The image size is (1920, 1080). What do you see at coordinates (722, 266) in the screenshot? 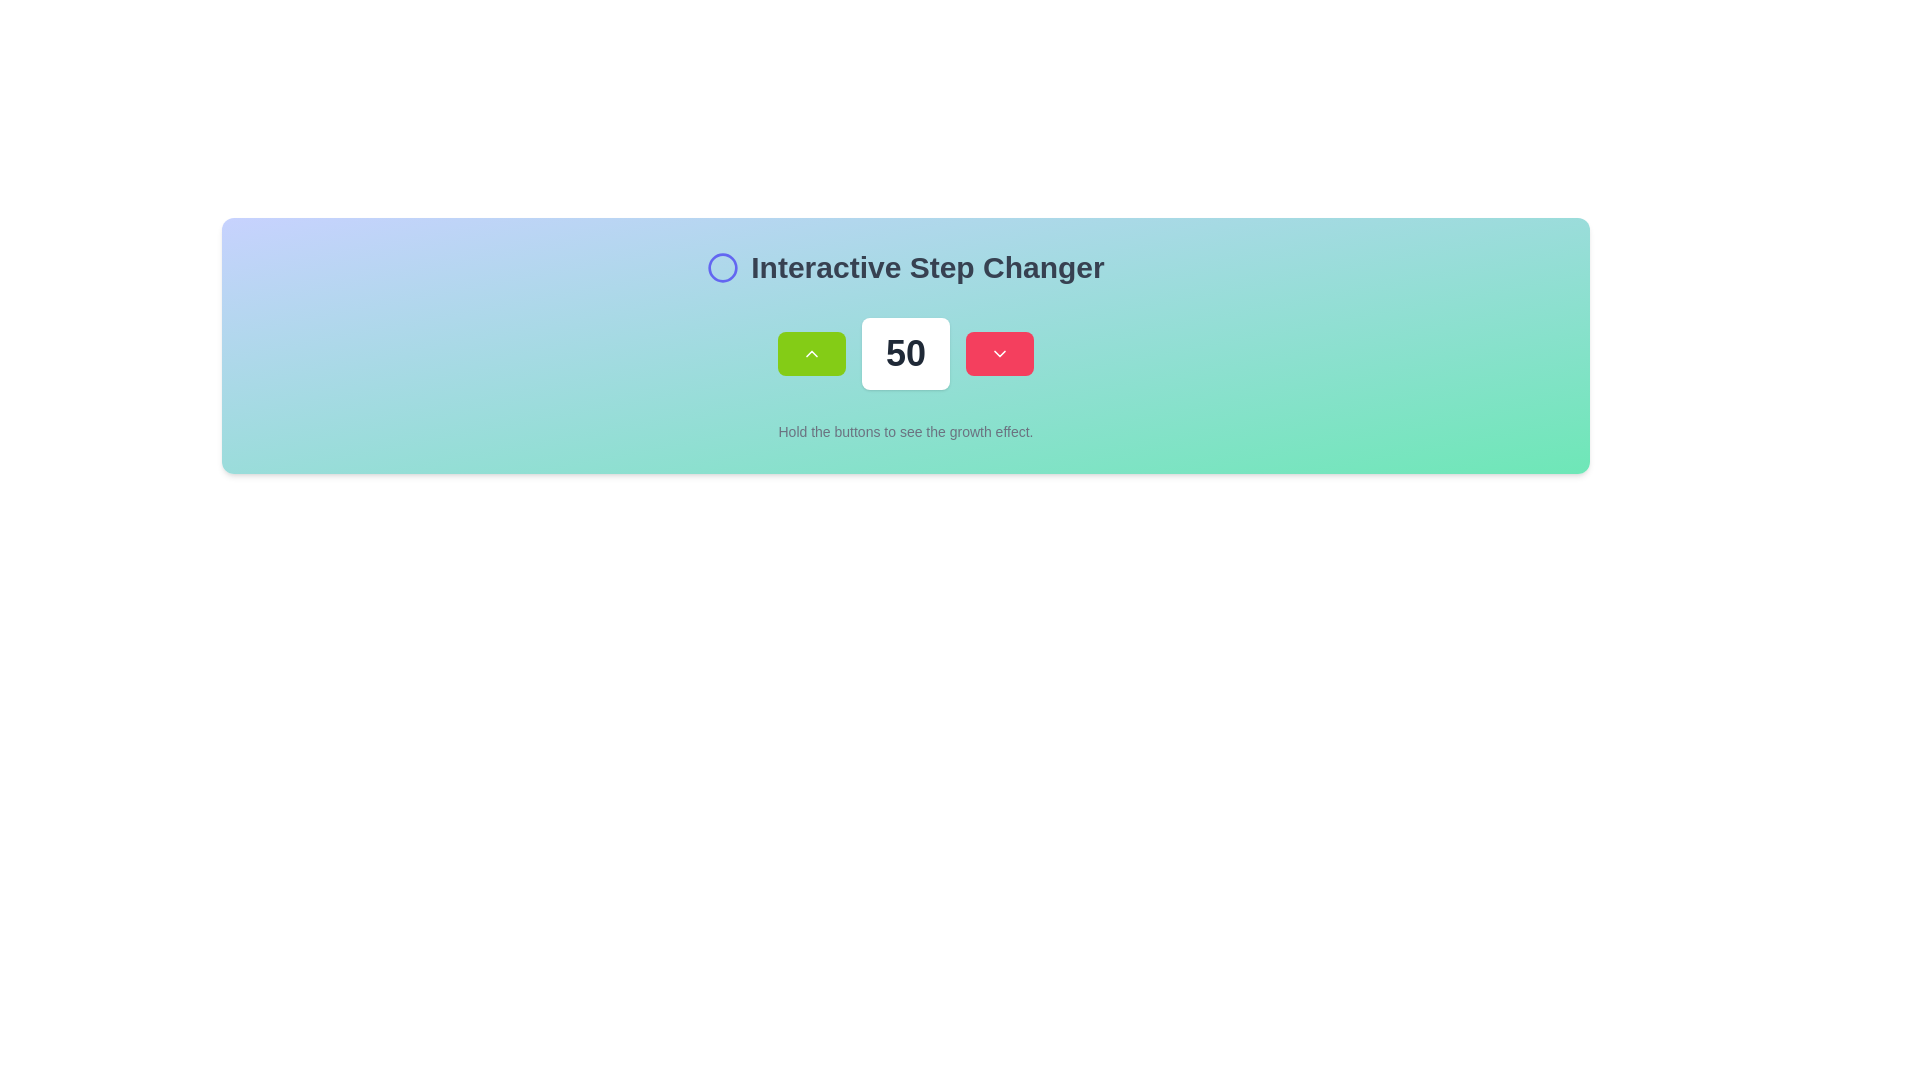
I see `the circular icon with an indigo border located on the left side of the 'Interactive Step Changer' text label for additional feedback` at bounding box center [722, 266].